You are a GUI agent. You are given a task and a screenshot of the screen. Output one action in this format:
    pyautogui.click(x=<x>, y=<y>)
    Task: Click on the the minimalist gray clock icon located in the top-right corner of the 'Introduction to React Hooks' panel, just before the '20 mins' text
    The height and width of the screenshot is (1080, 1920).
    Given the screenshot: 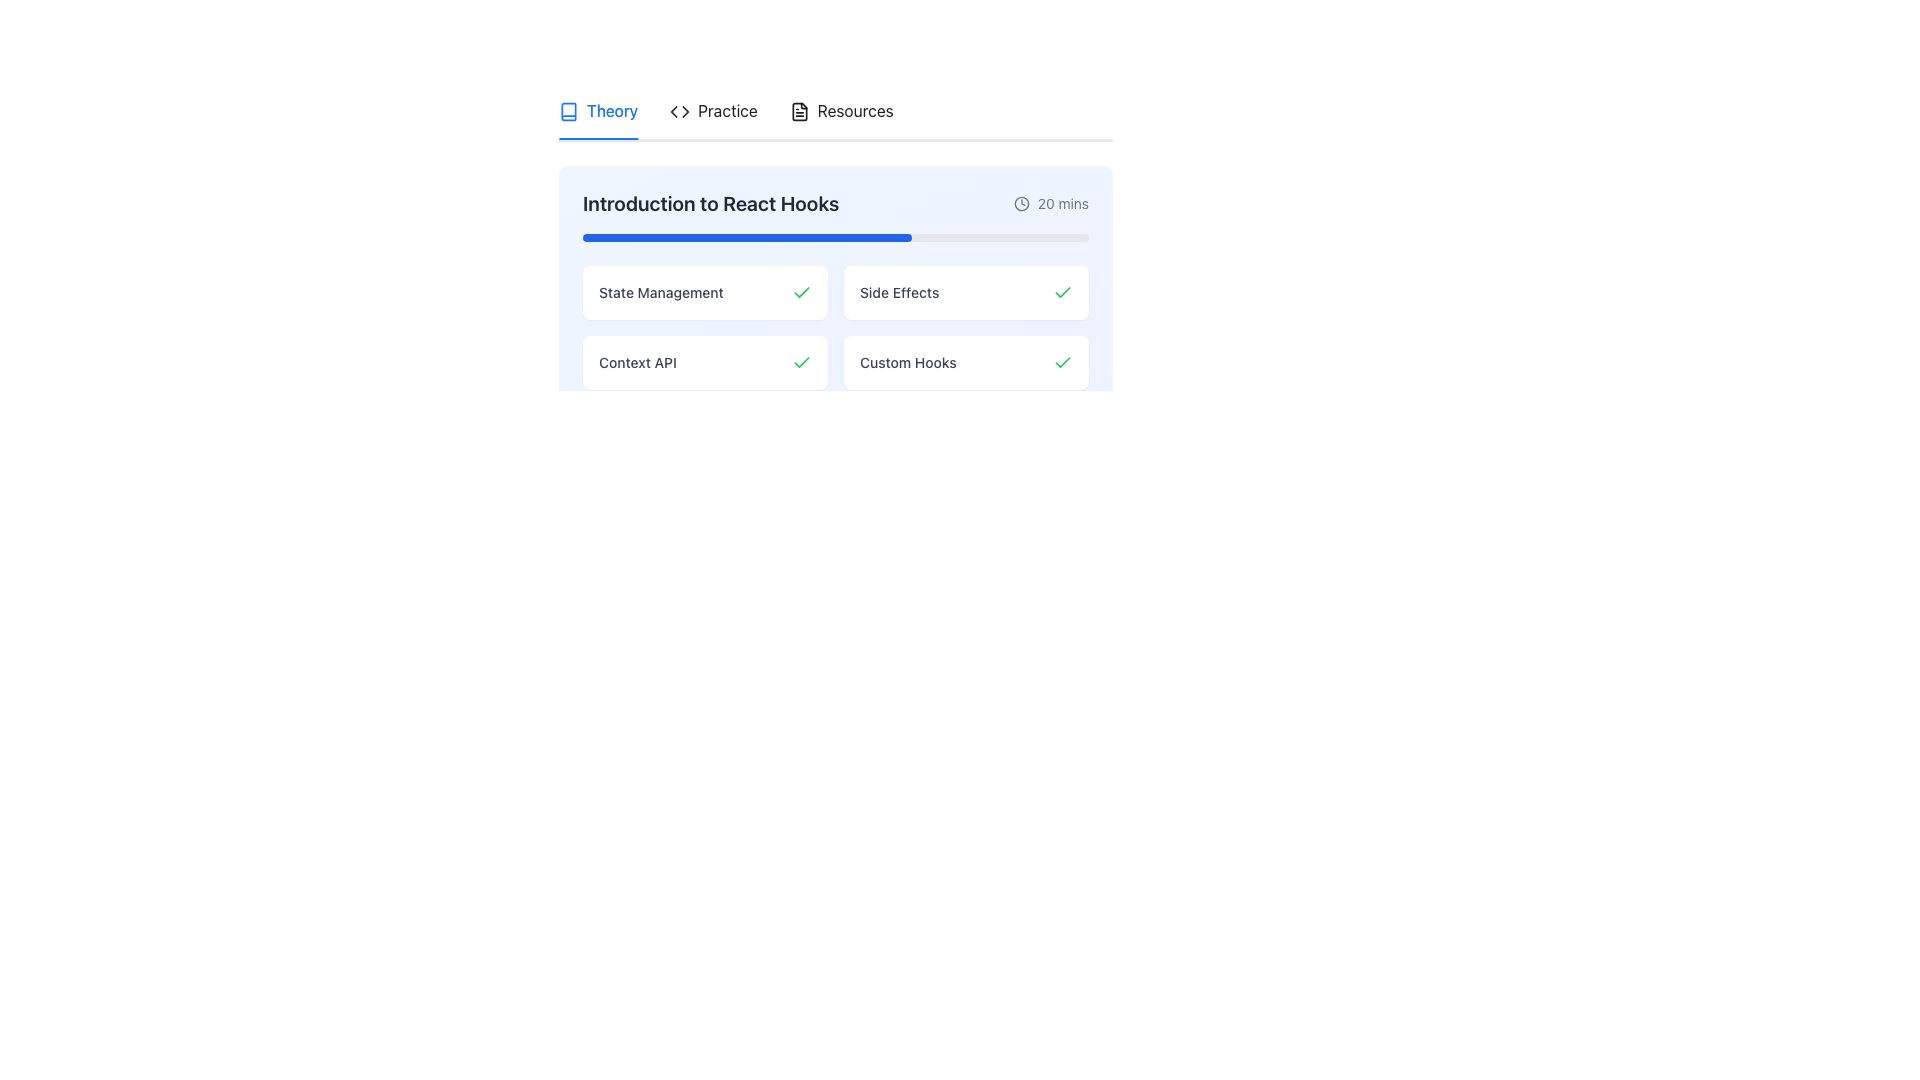 What is the action you would take?
    pyautogui.click(x=1021, y=204)
    